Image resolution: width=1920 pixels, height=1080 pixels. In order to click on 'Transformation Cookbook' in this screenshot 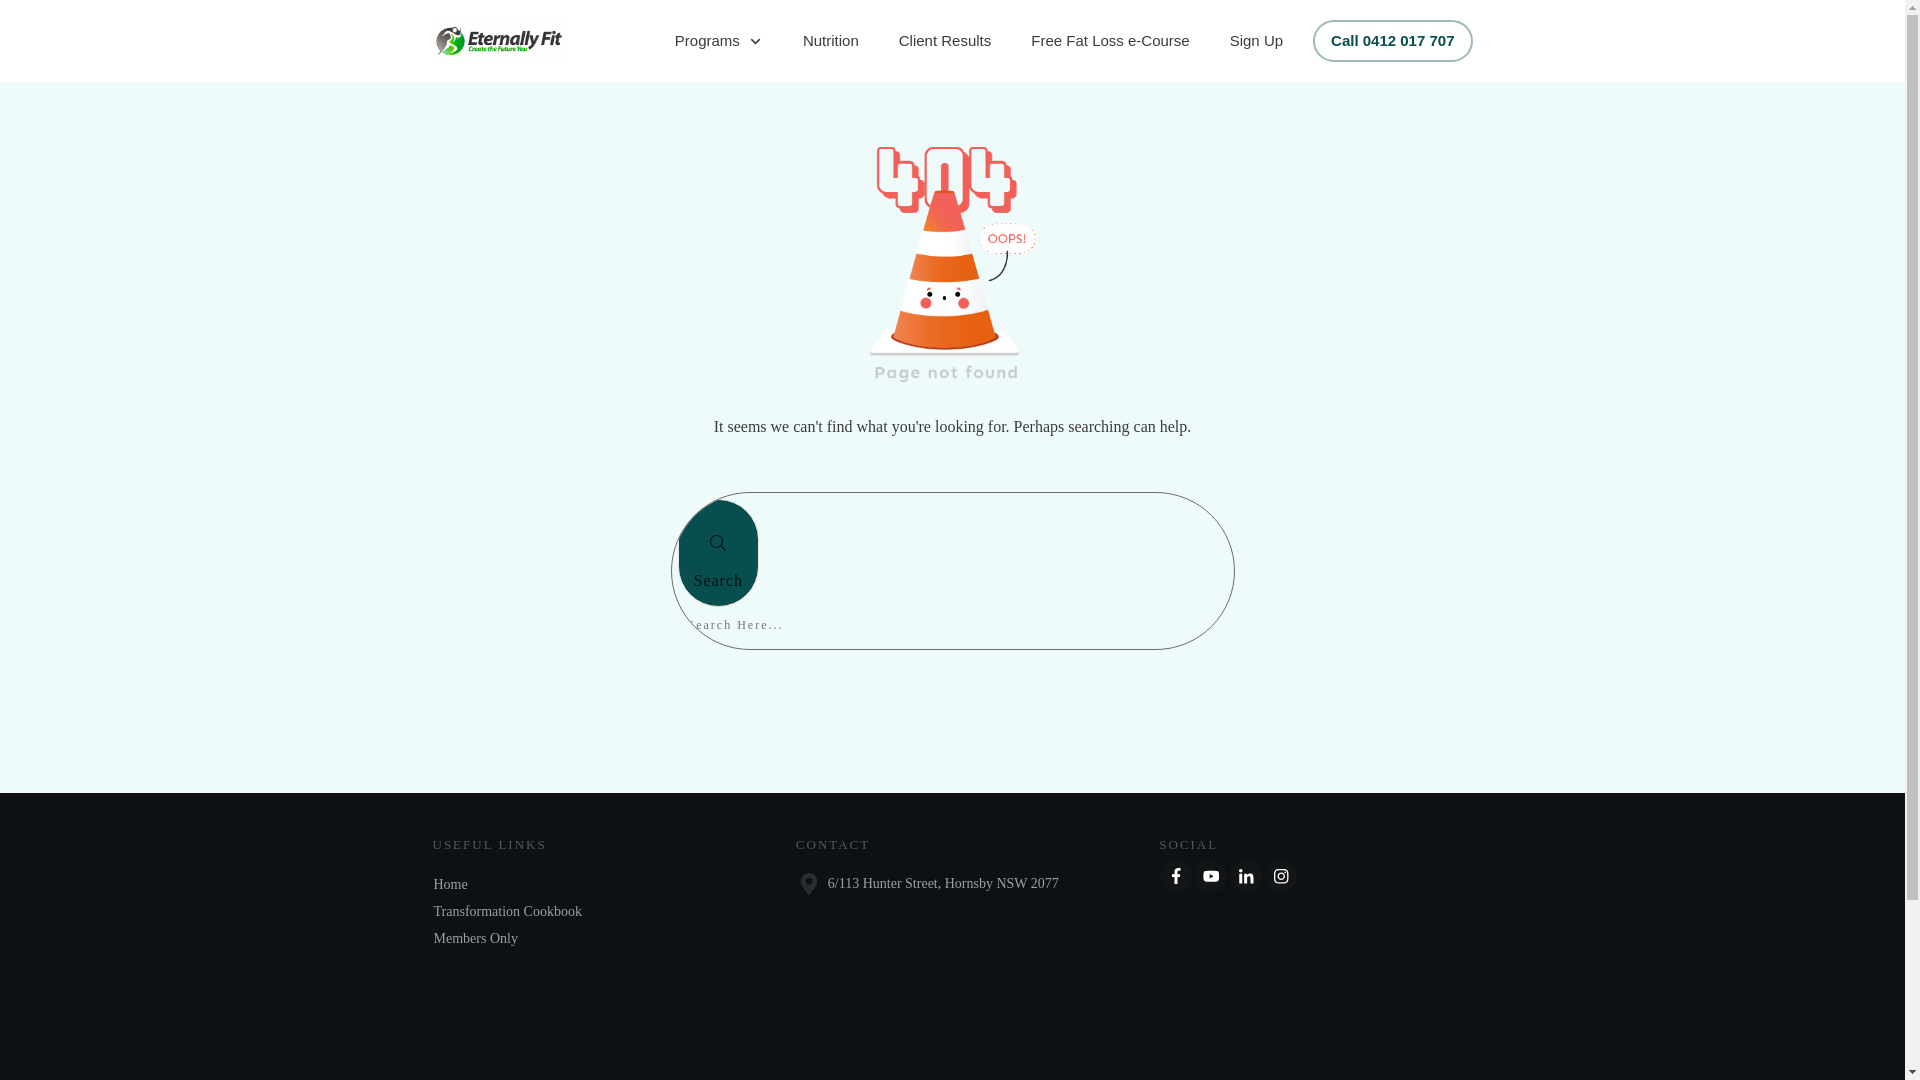, I will do `click(508, 911)`.